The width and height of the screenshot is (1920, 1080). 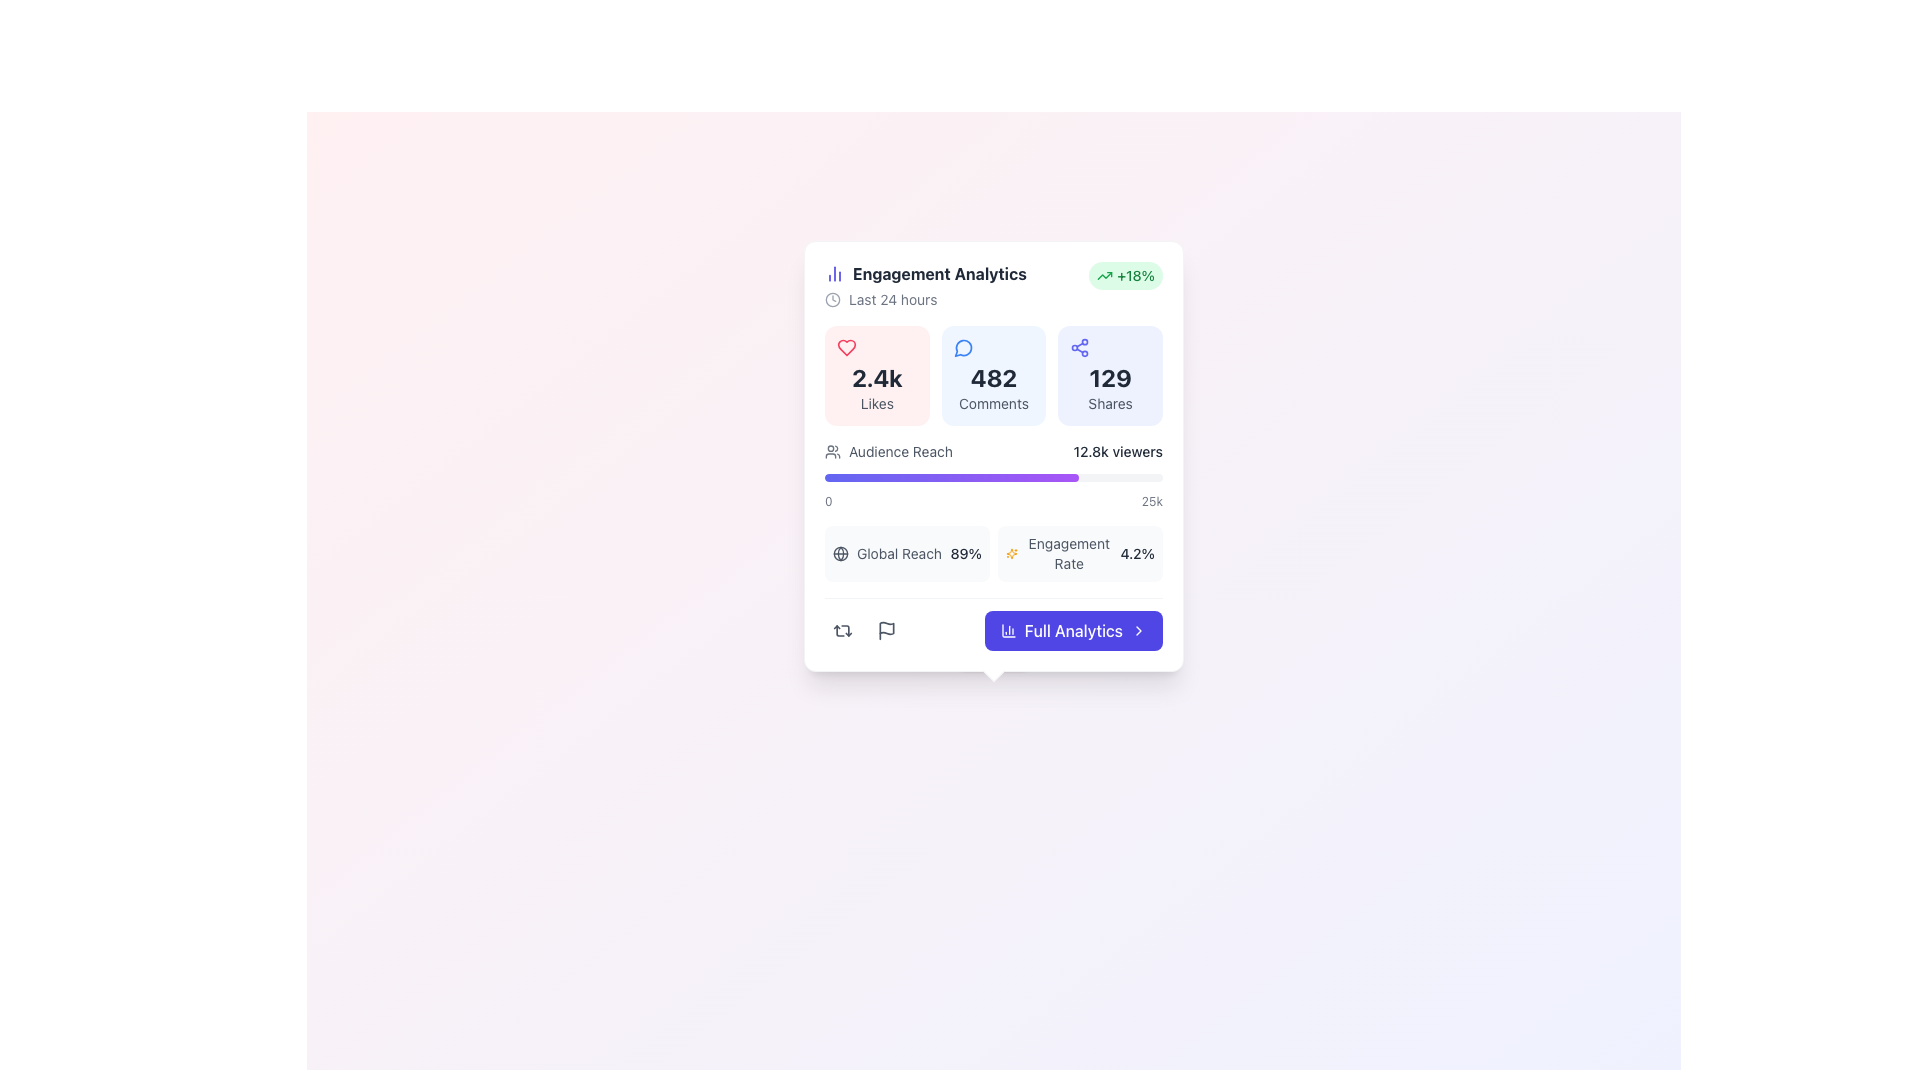 What do you see at coordinates (1138, 631) in the screenshot?
I see `the arrow icon located on the right side of the 'Full Analytics' button at the bottom of the Engagement Analytics card` at bounding box center [1138, 631].